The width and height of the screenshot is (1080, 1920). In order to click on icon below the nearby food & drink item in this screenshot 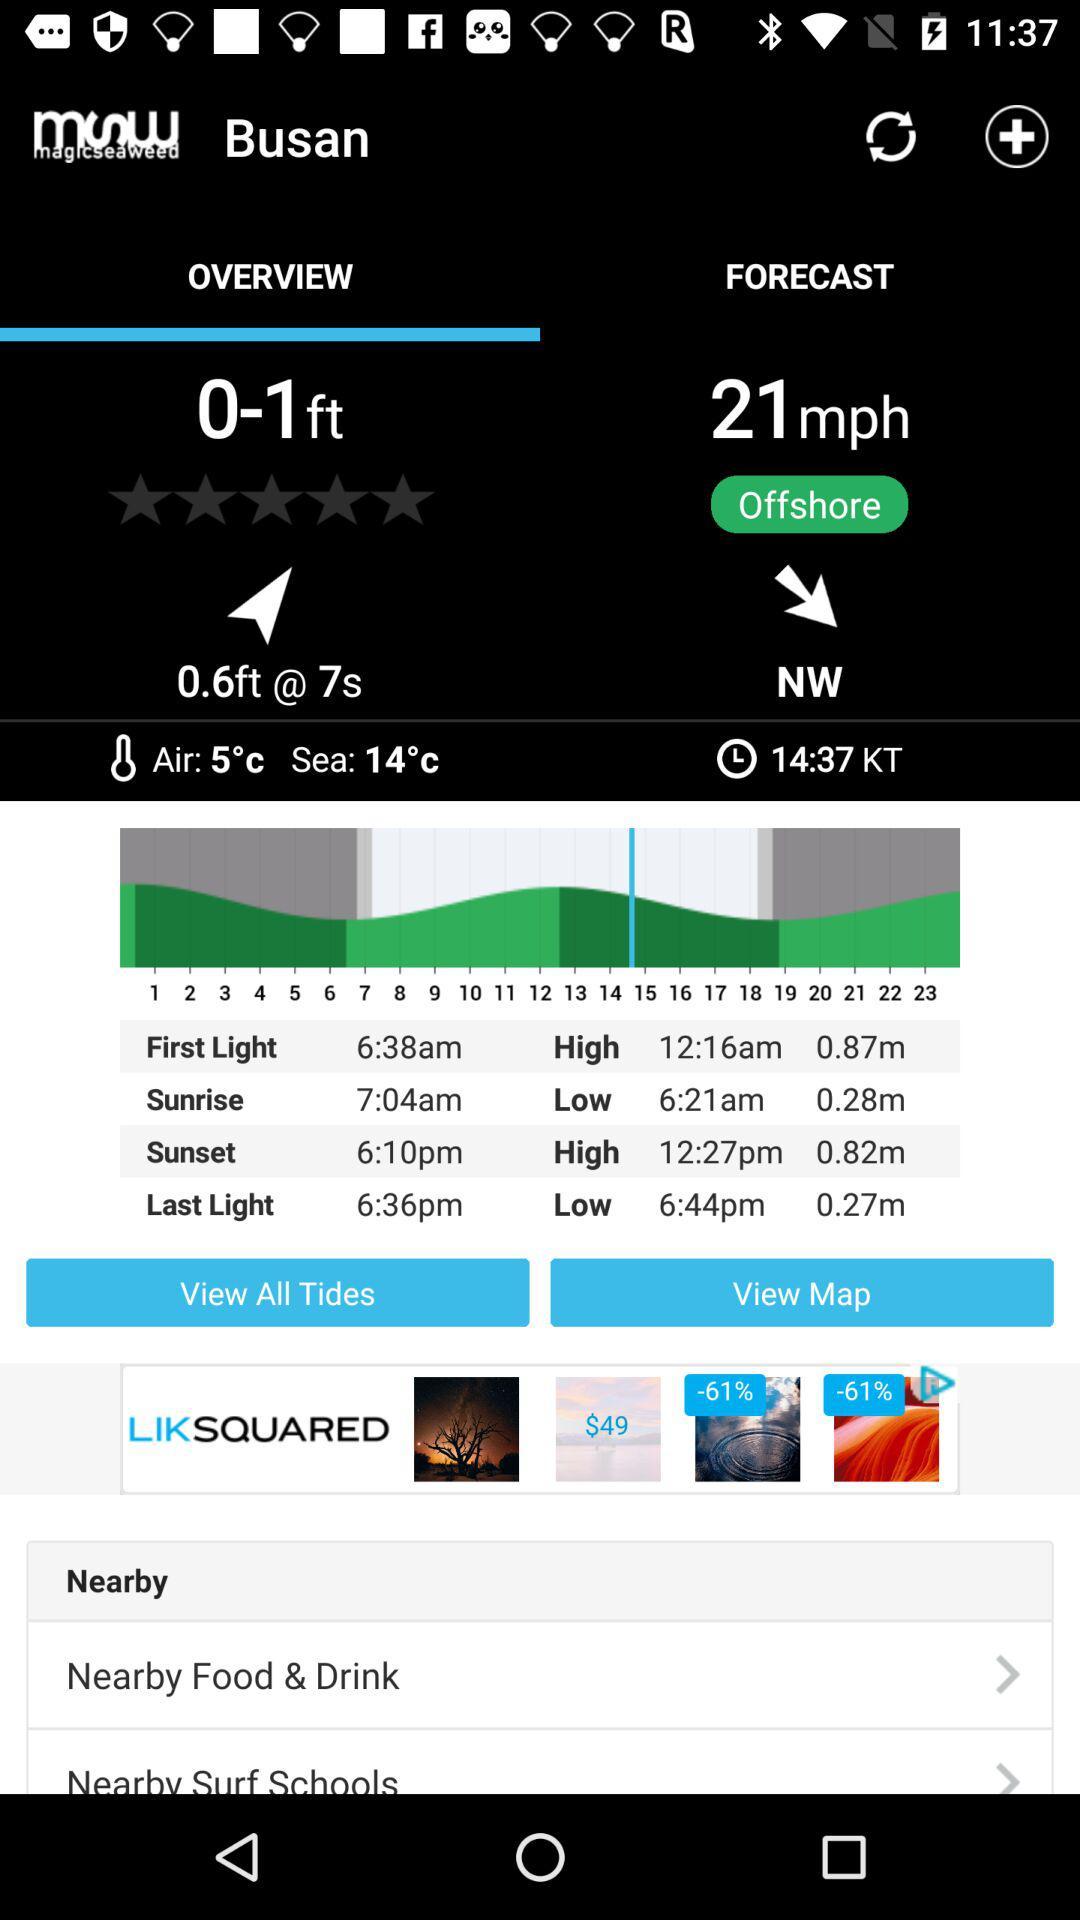, I will do `click(231, 1762)`.